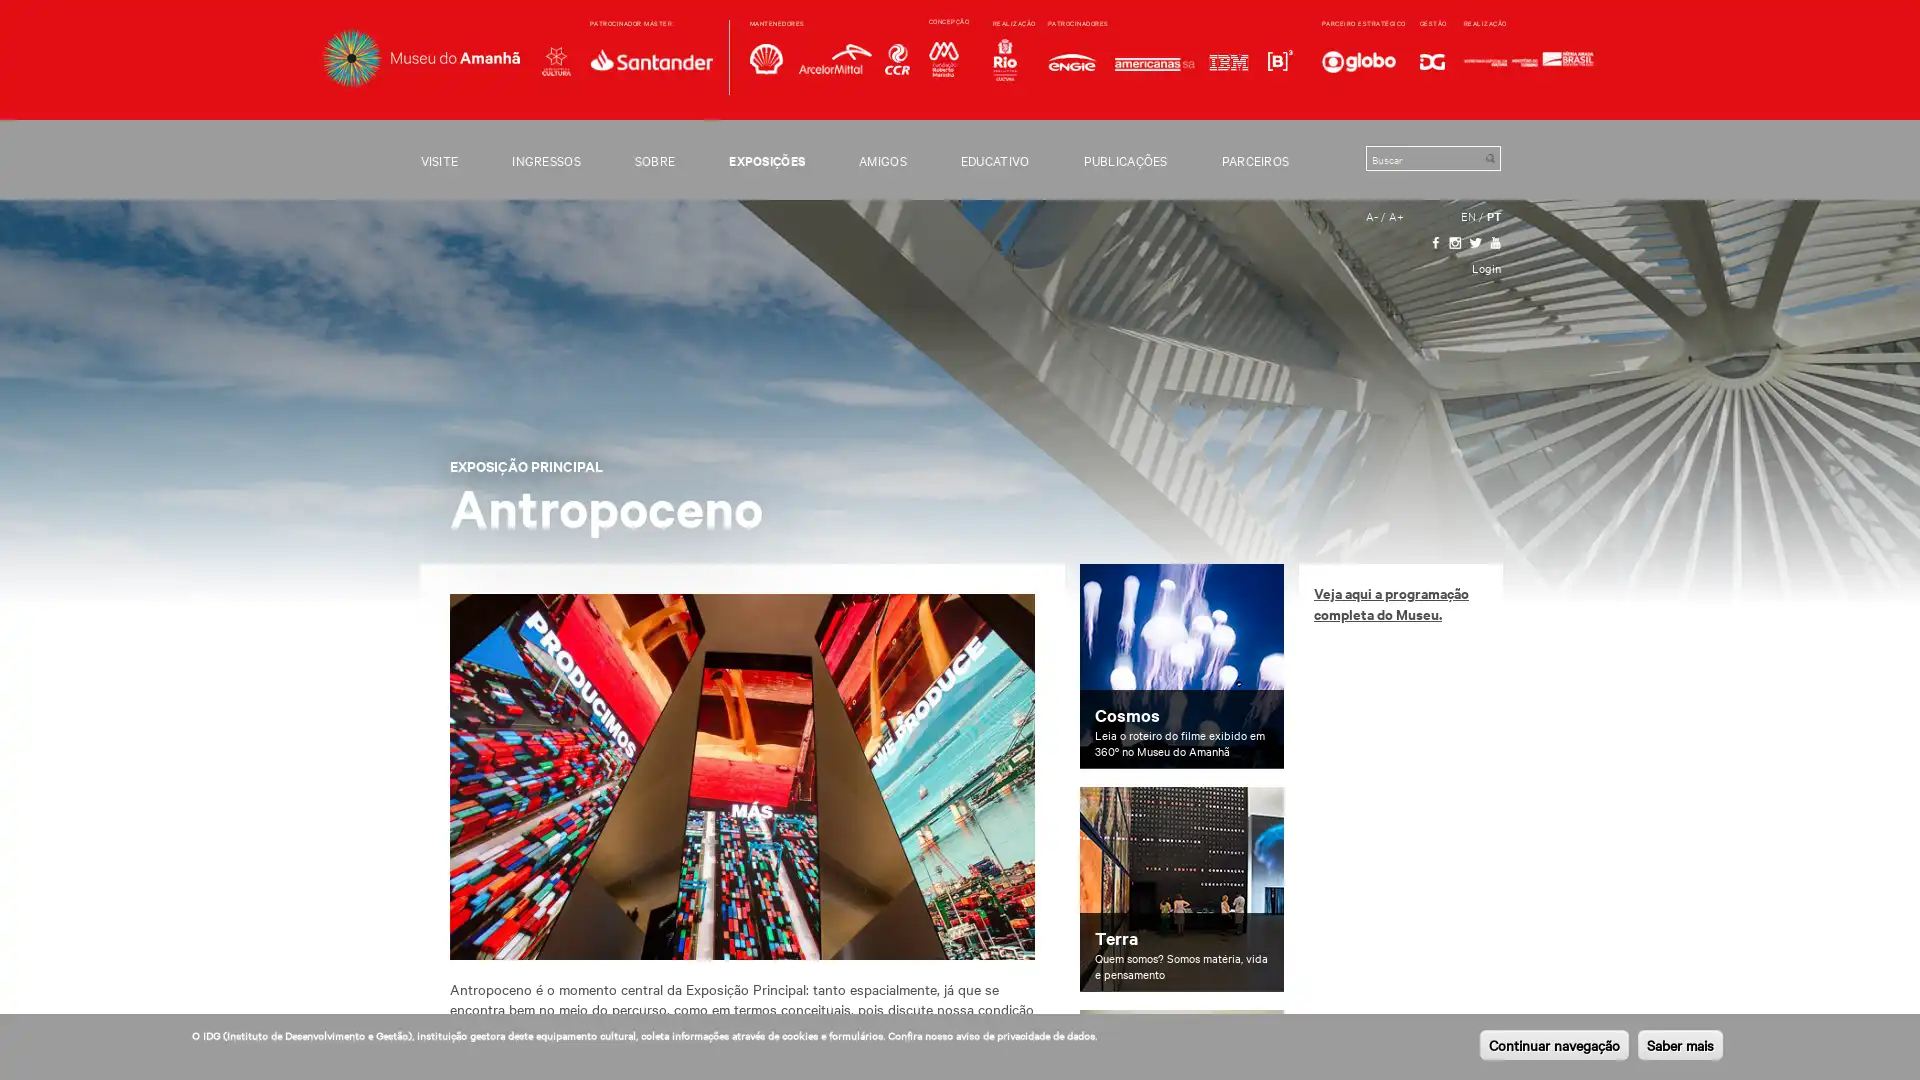 The height and width of the screenshot is (1080, 1920). Describe the element at coordinates (1489, 157) in the screenshot. I see `Submit` at that location.